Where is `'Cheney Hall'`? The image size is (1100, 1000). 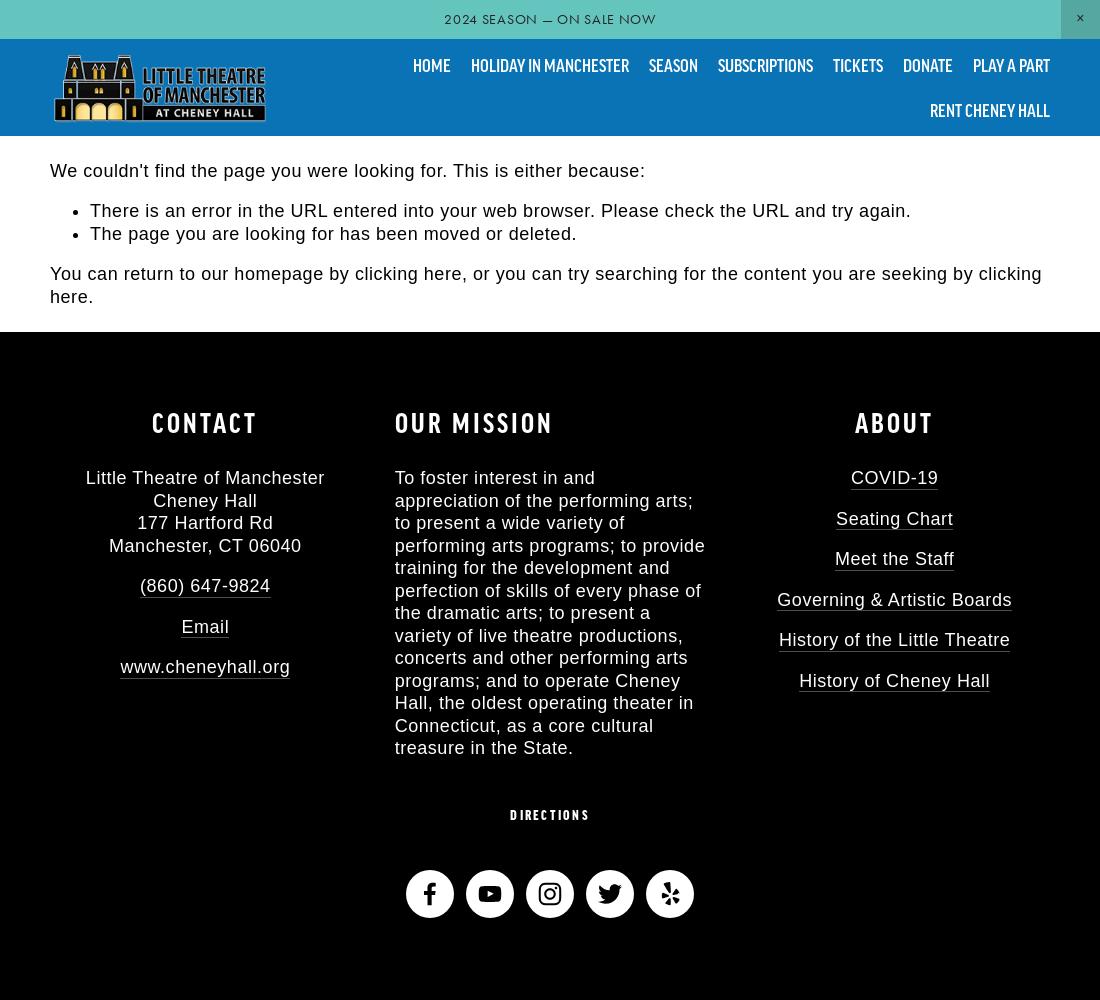 'Cheney Hall' is located at coordinates (204, 500).